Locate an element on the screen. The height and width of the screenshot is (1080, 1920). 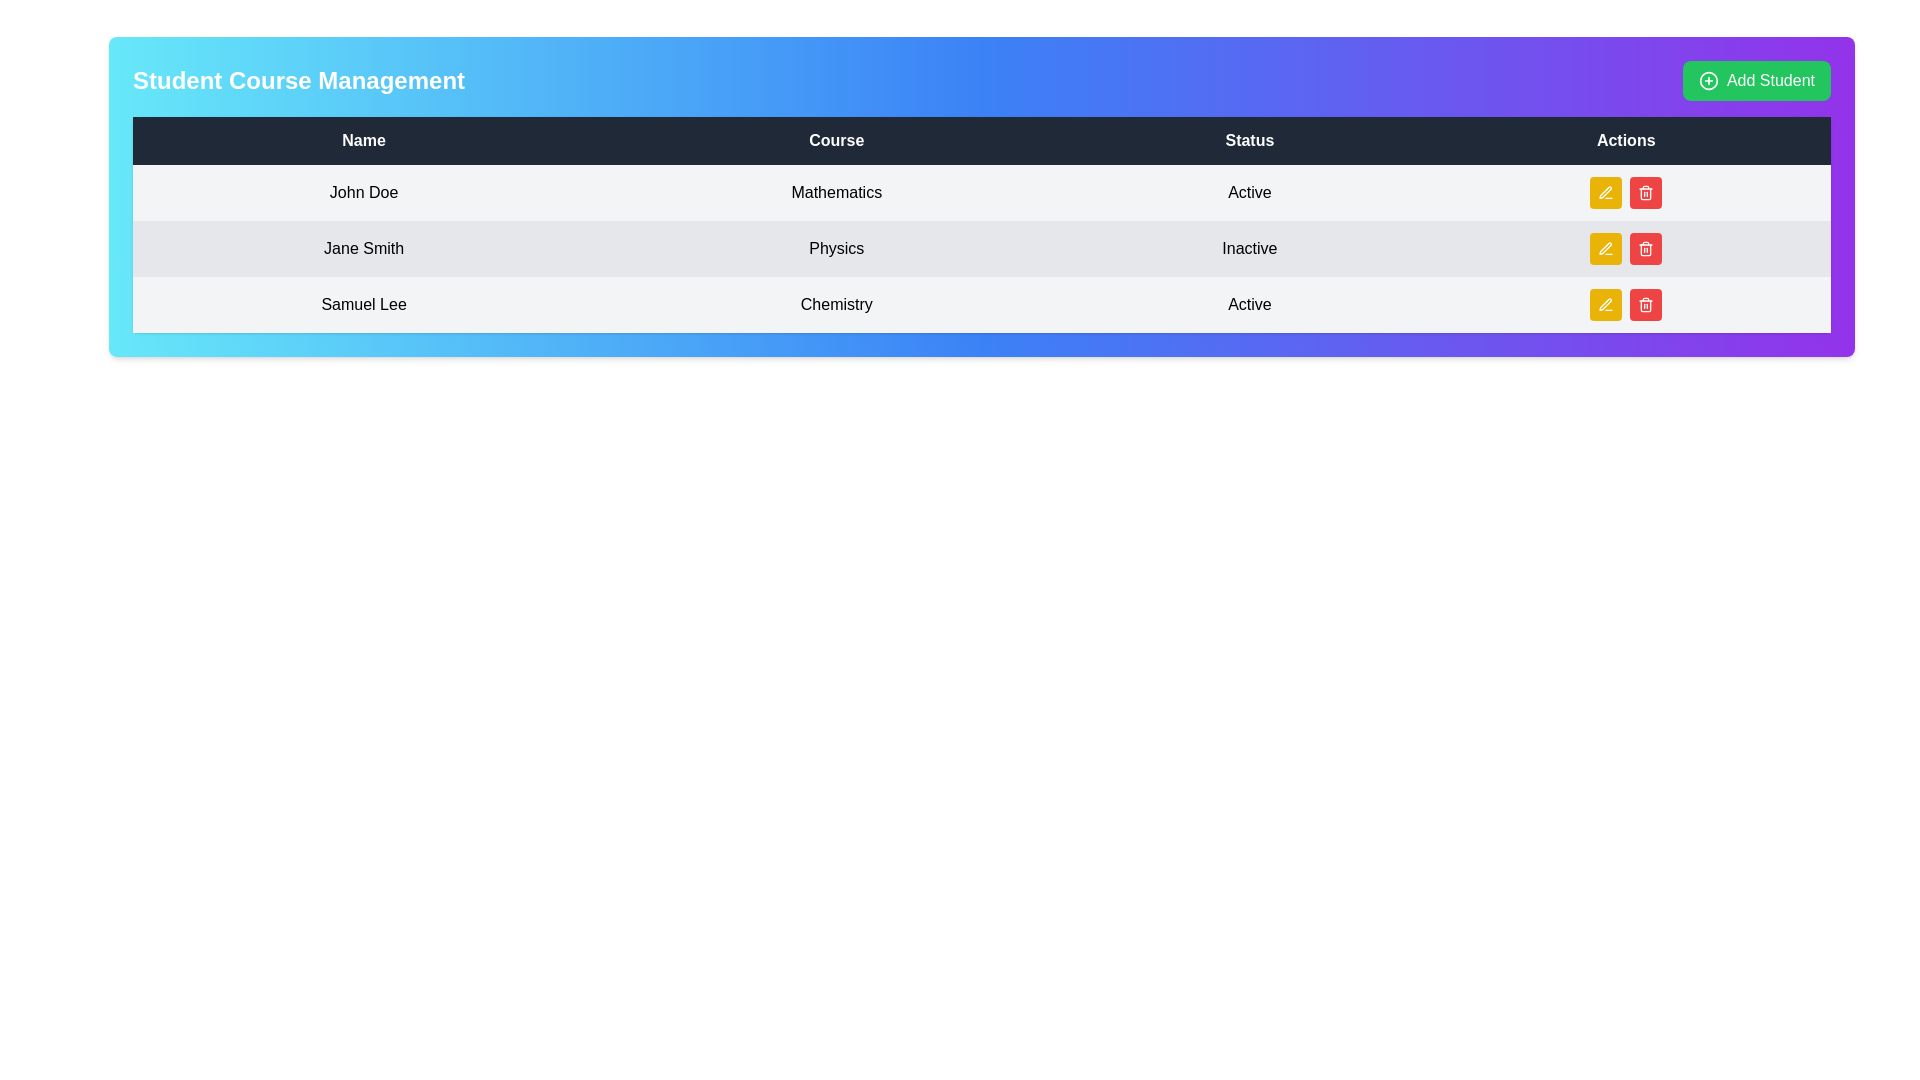
the pen icon button with a yellow background located in the 'Actions' column for the student 'Samuel Lee' is located at coordinates (1606, 304).